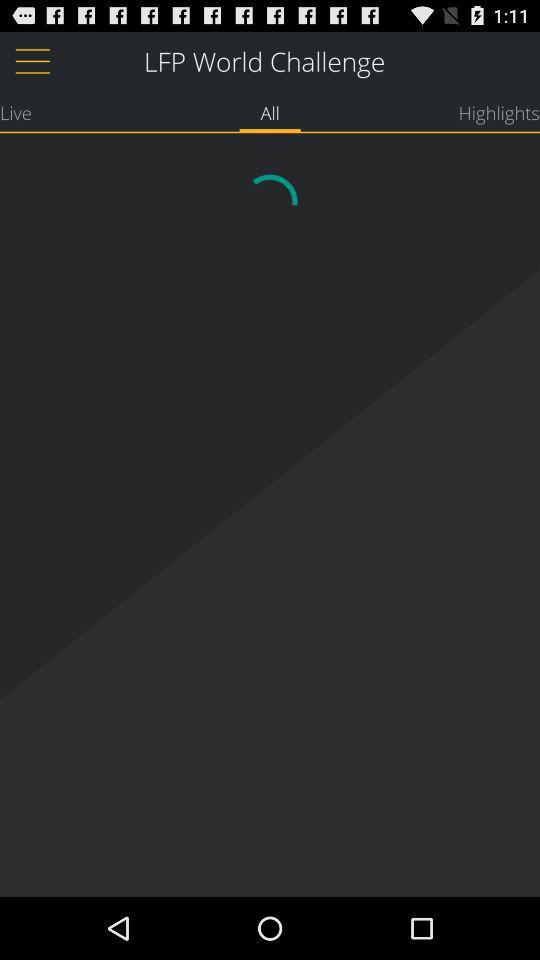 The image size is (540, 960). What do you see at coordinates (498, 112) in the screenshot?
I see `the icon at the top right corner` at bounding box center [498, 112].